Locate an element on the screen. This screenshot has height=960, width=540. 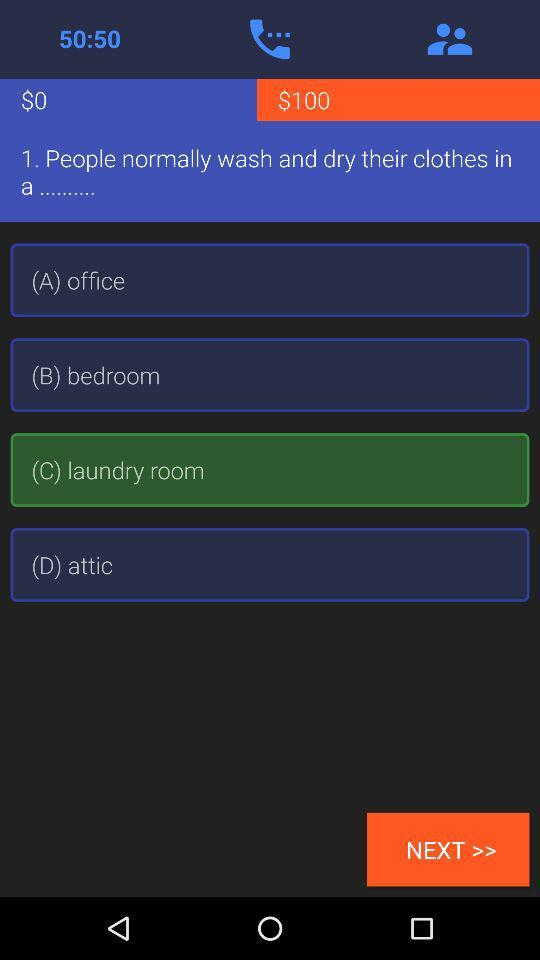
open phone is located at coordinates (270, 38).